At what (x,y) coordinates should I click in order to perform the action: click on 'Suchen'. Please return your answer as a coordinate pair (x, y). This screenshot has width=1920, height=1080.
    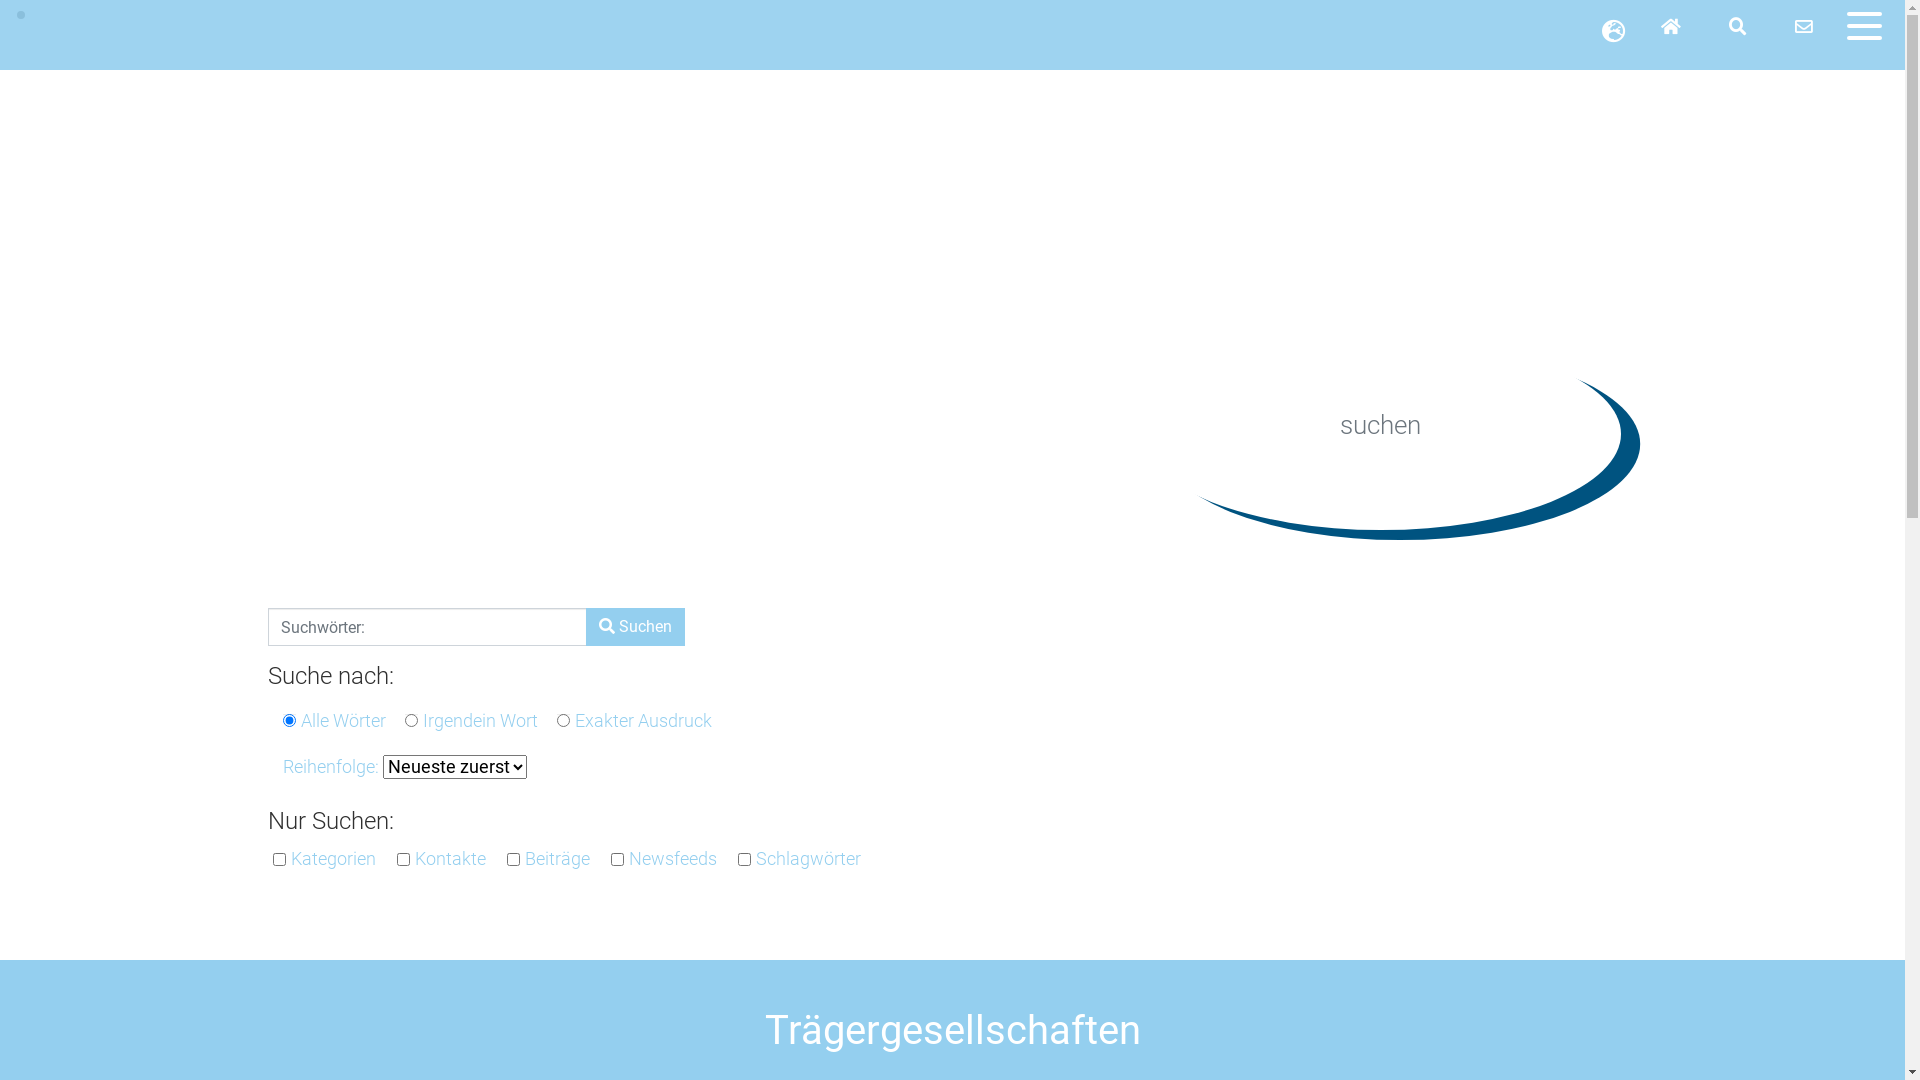
    Looking at the image, I should click on (634, 626).